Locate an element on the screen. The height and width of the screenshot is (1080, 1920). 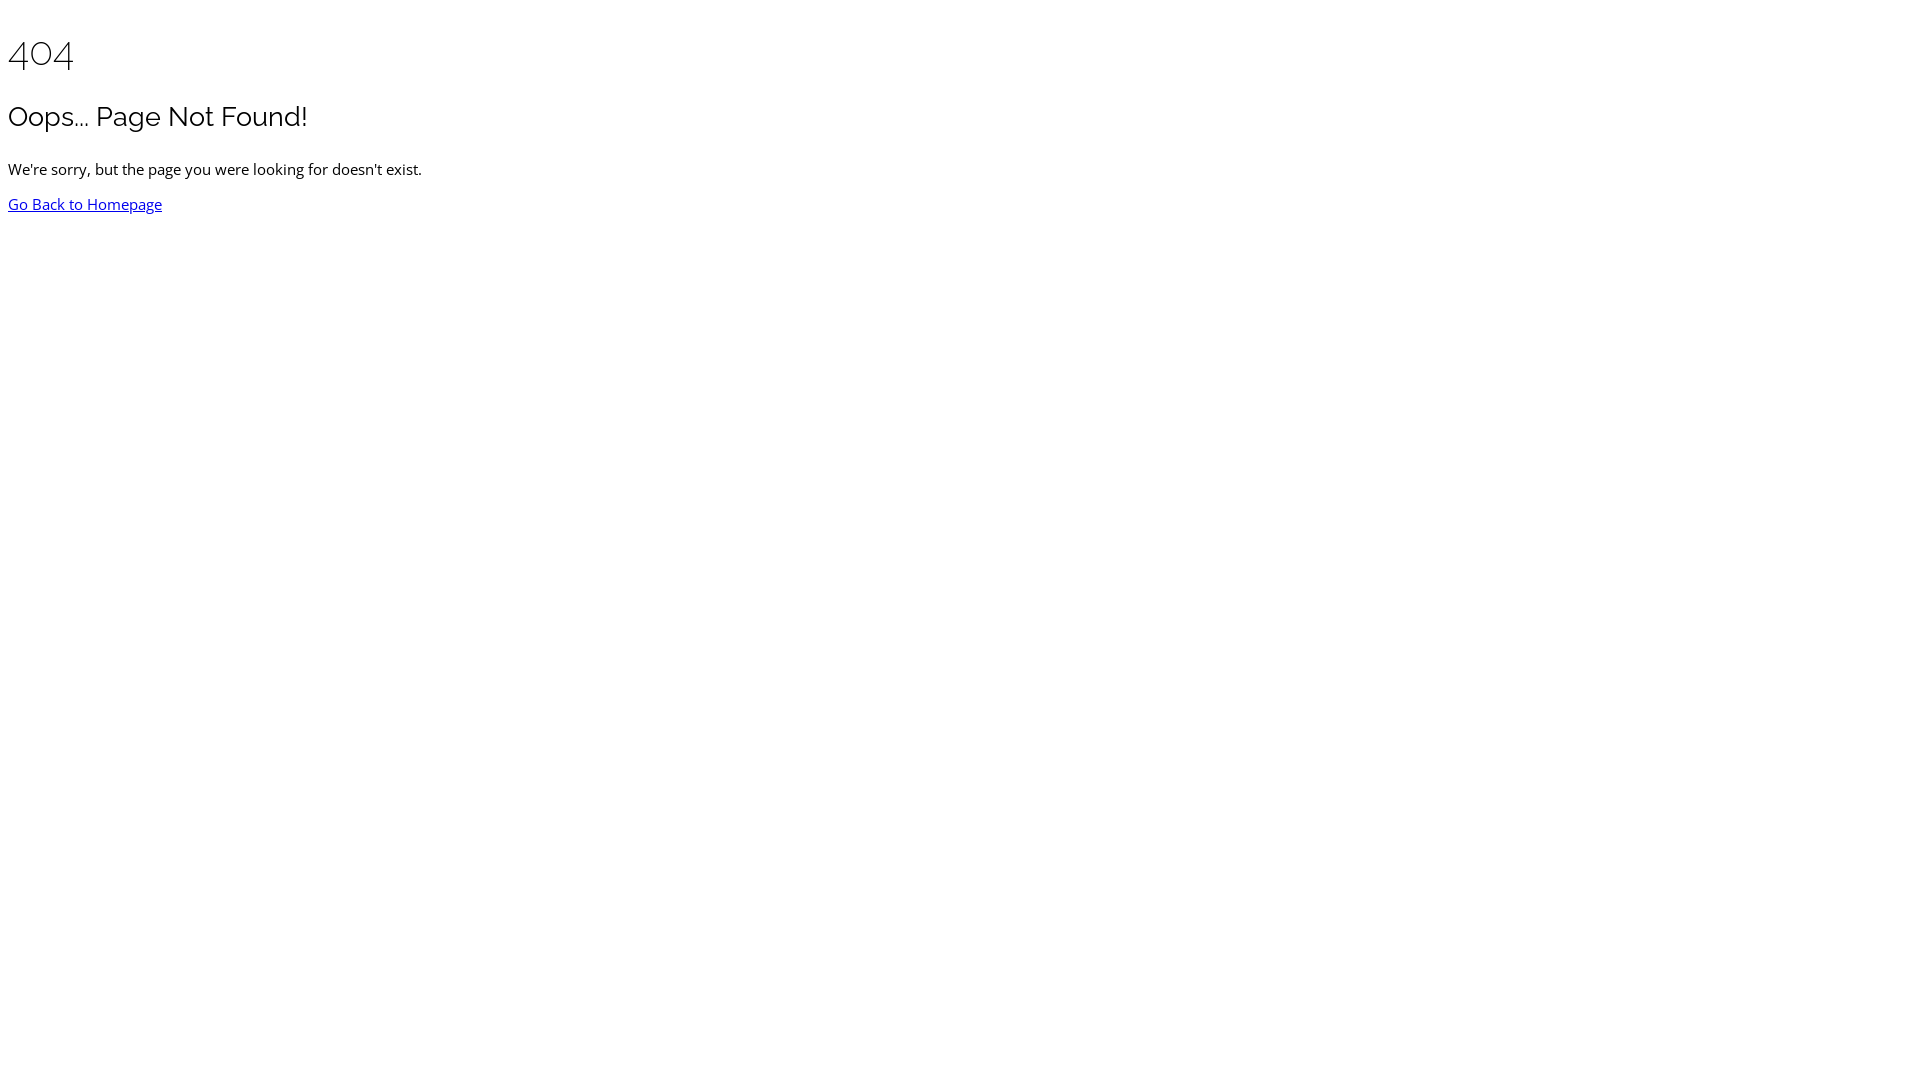
'Go Back to Homepage' is located at coordinates (84, 204).